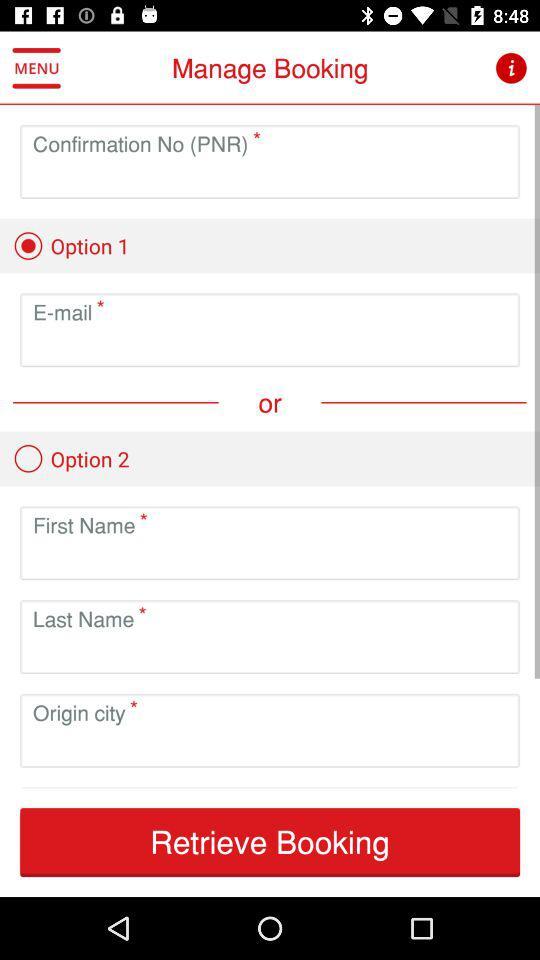  What do you see at coordinates (511, 68) in the screenshot?
I see `the icon next to the manage booking` at bounding box center [511, 68].